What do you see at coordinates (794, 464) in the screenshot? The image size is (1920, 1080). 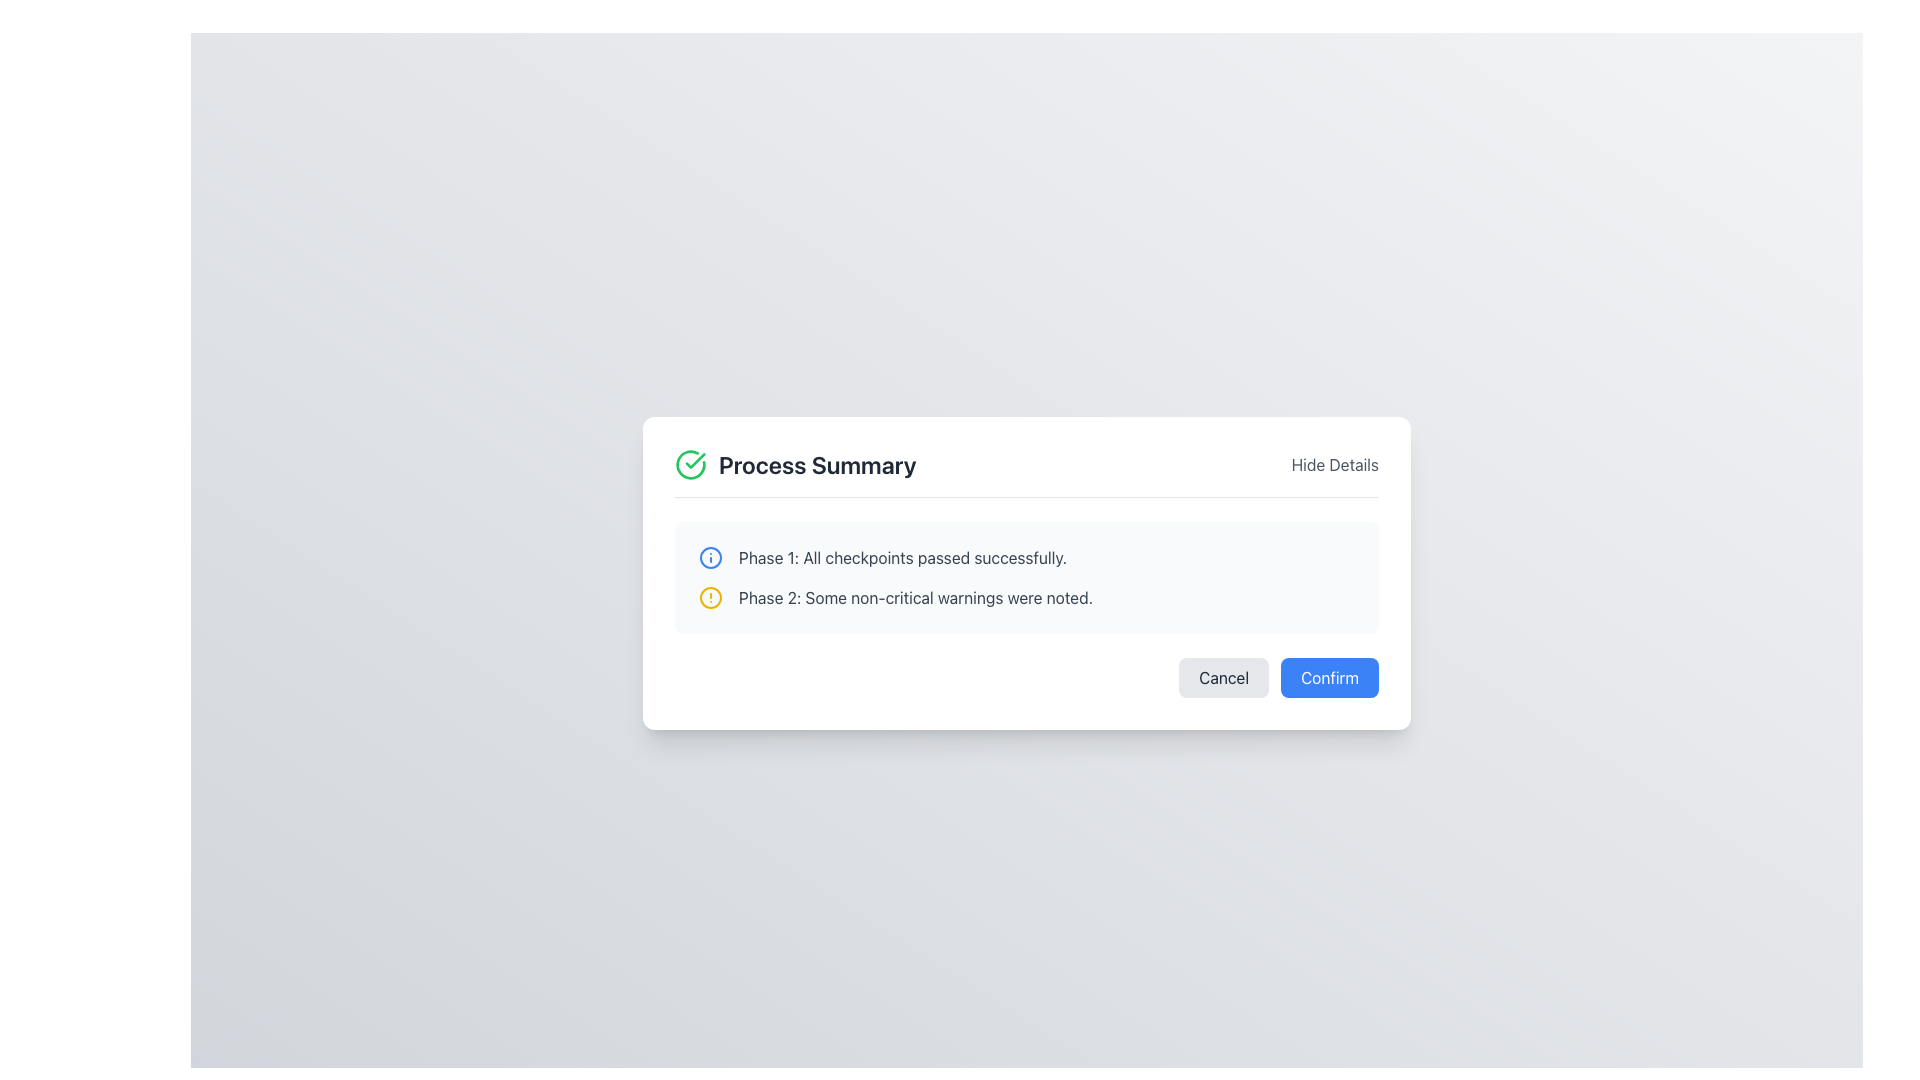 I see `the header label that indicates a summary of a process, positioned at the left center of the header area, aligned to the left of the 'Hide Details' text` at bounding box center [794, 464].